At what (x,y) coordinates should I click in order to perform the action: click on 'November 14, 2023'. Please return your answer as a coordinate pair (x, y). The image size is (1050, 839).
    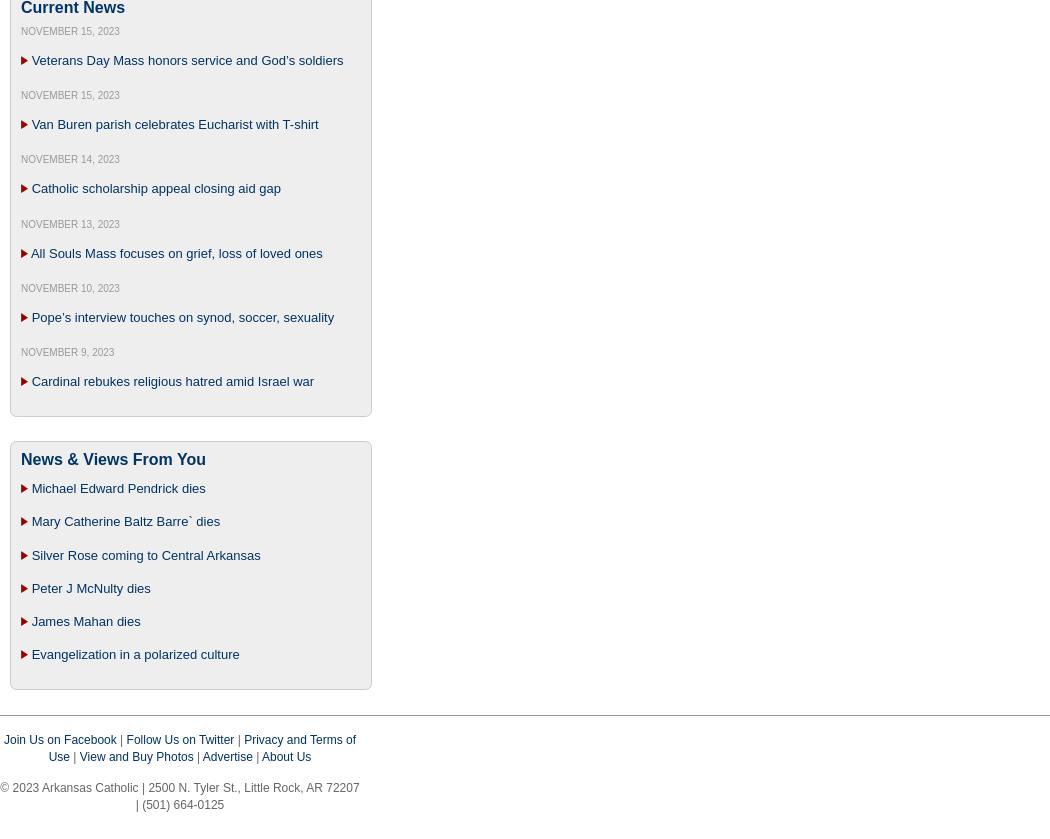
    Looking at the image, I should click on (69, 159).